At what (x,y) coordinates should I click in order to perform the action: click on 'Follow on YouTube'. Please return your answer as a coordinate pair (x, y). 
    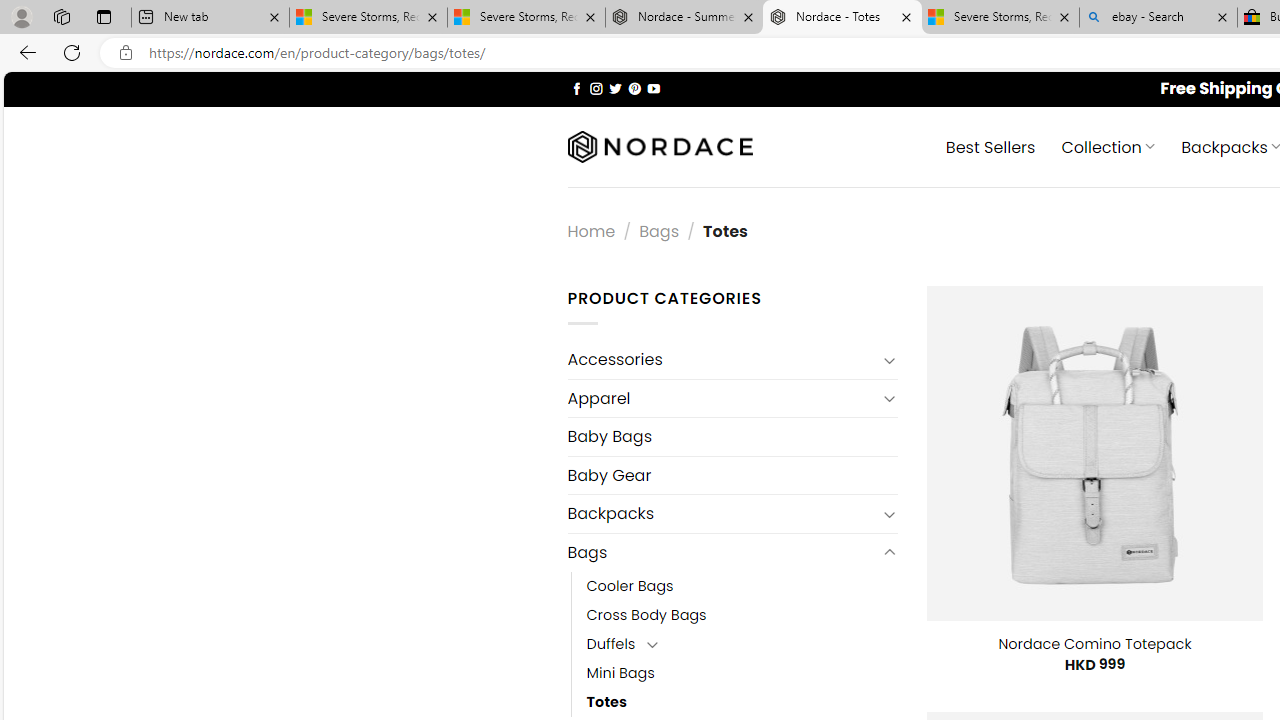
    Looking at the image, I should click on (653, 87).